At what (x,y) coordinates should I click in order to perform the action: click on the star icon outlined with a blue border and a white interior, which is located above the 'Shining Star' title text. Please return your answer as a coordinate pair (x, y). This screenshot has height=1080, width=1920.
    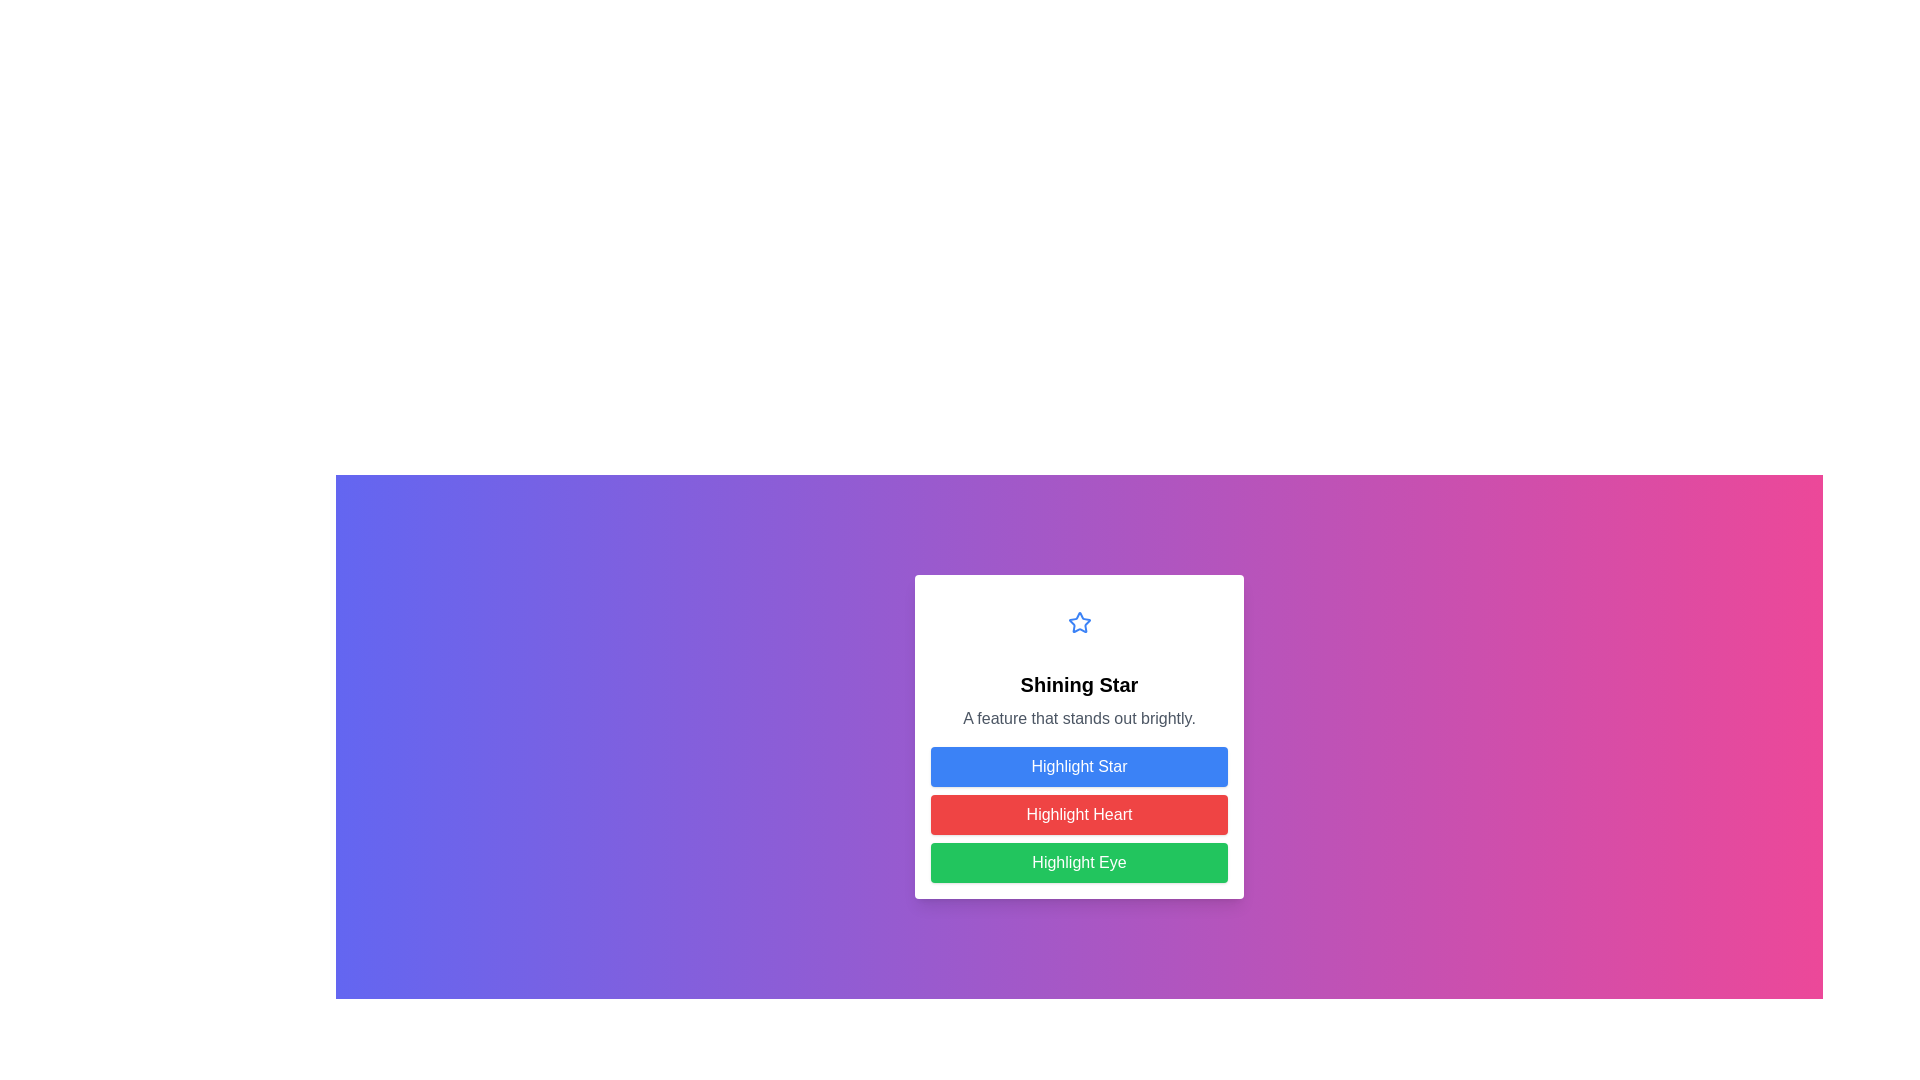
    Looking at the image, I should click on (1078, 621).